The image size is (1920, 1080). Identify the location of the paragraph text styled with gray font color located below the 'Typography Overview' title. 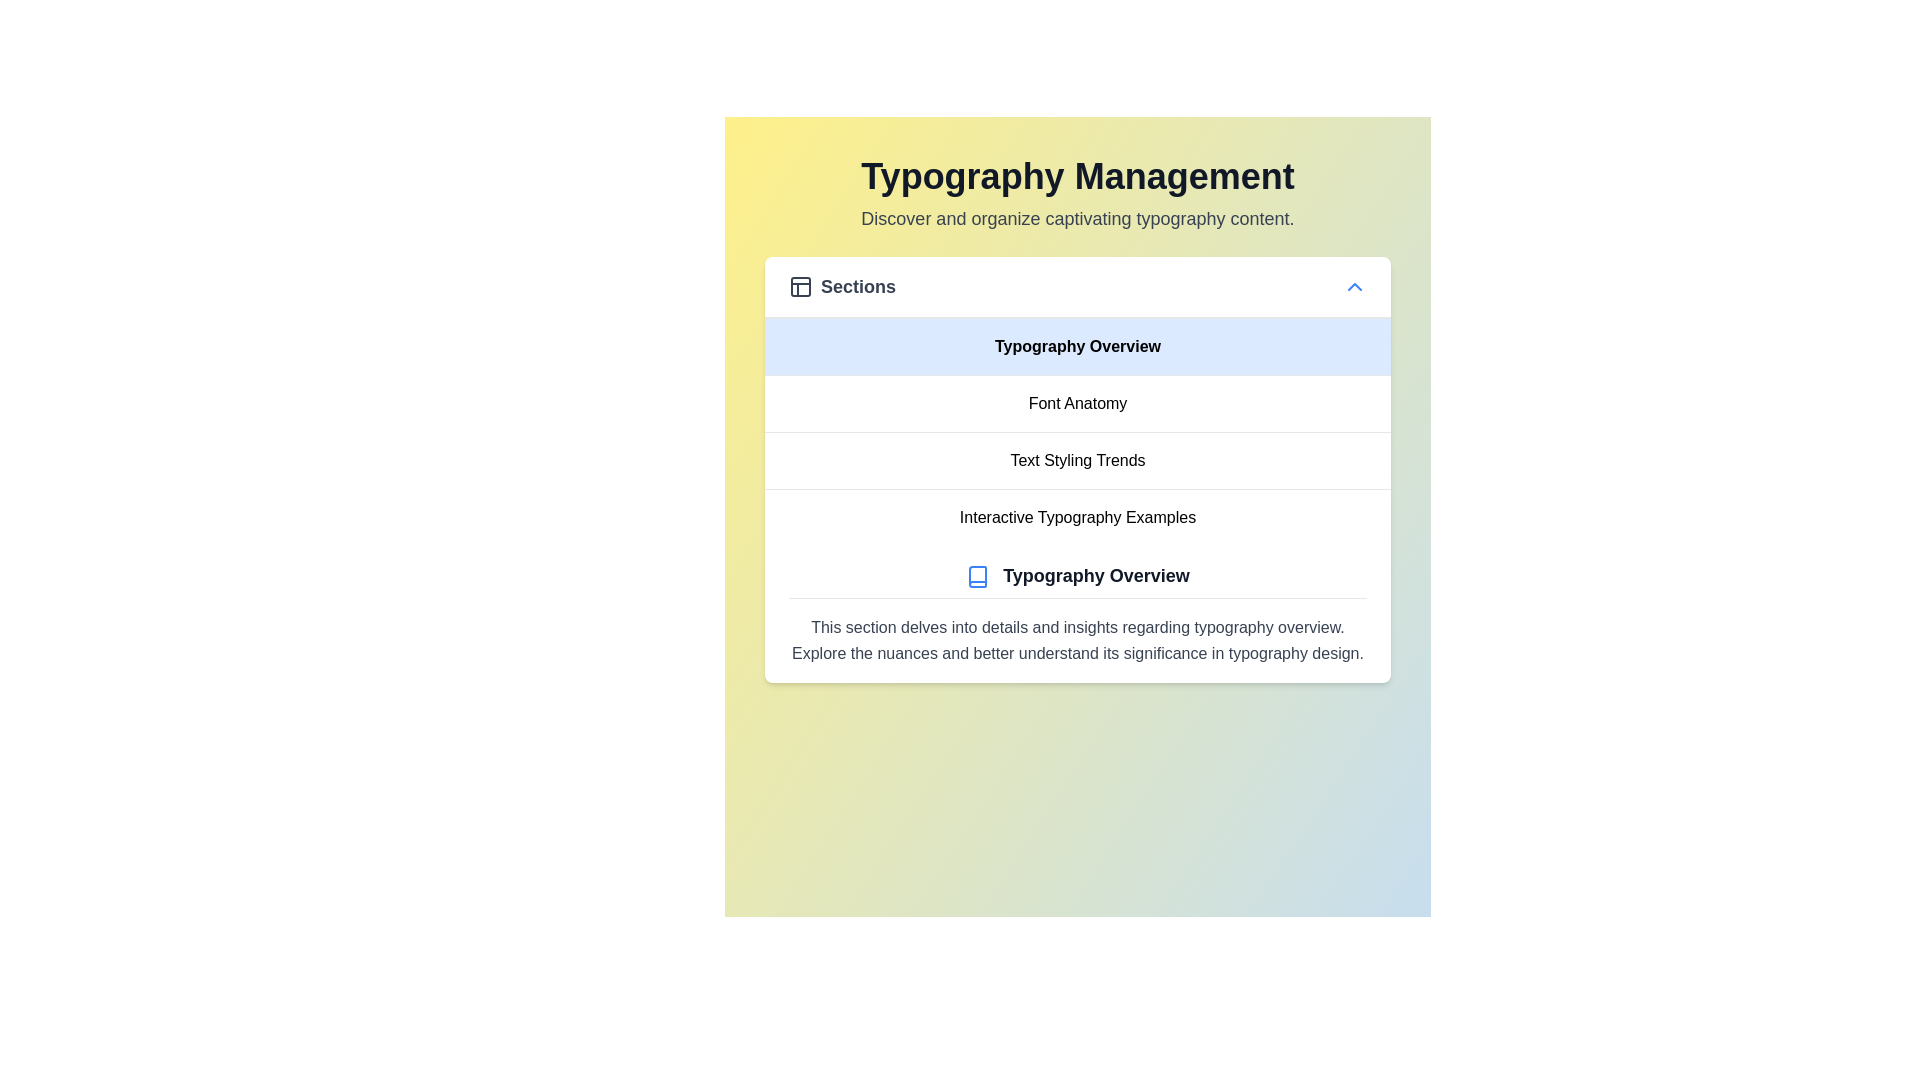
(1077, 640).